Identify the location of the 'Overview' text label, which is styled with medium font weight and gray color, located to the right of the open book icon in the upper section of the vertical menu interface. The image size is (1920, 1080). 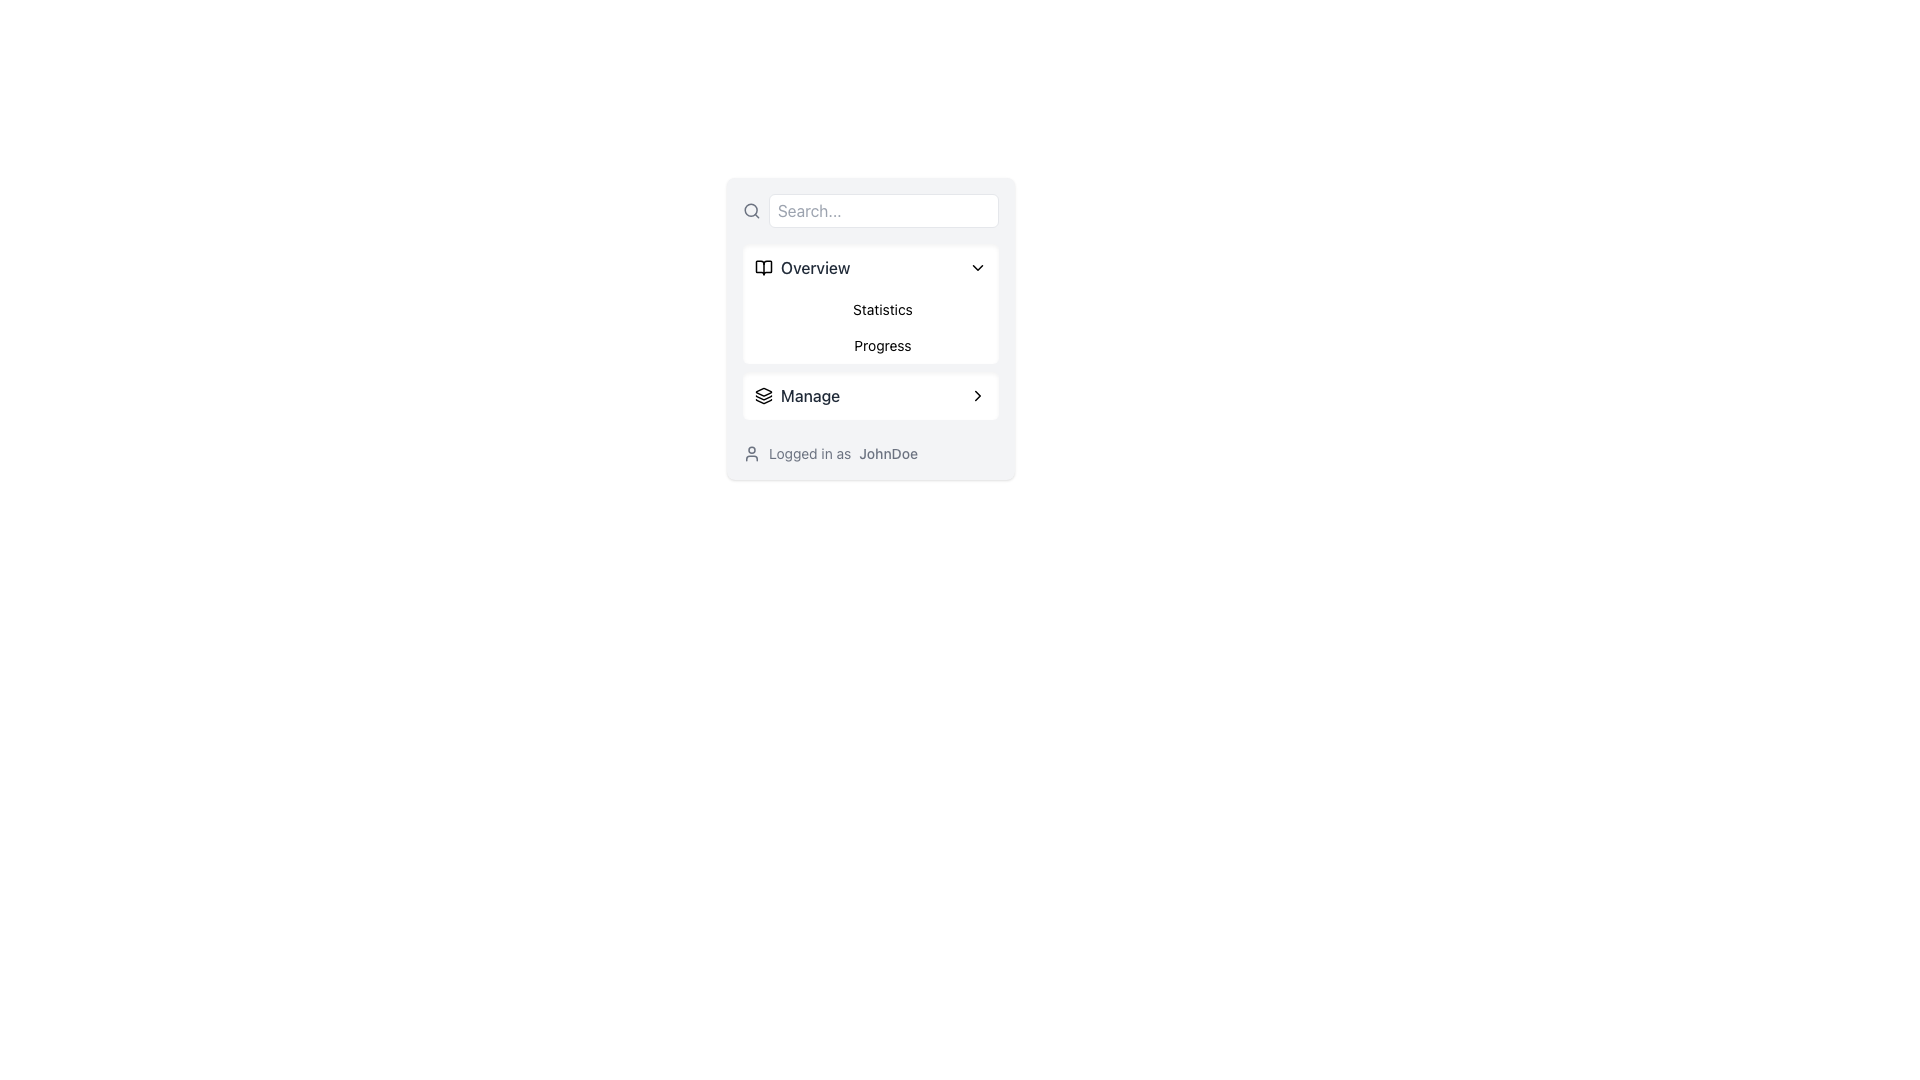
(815, 266).